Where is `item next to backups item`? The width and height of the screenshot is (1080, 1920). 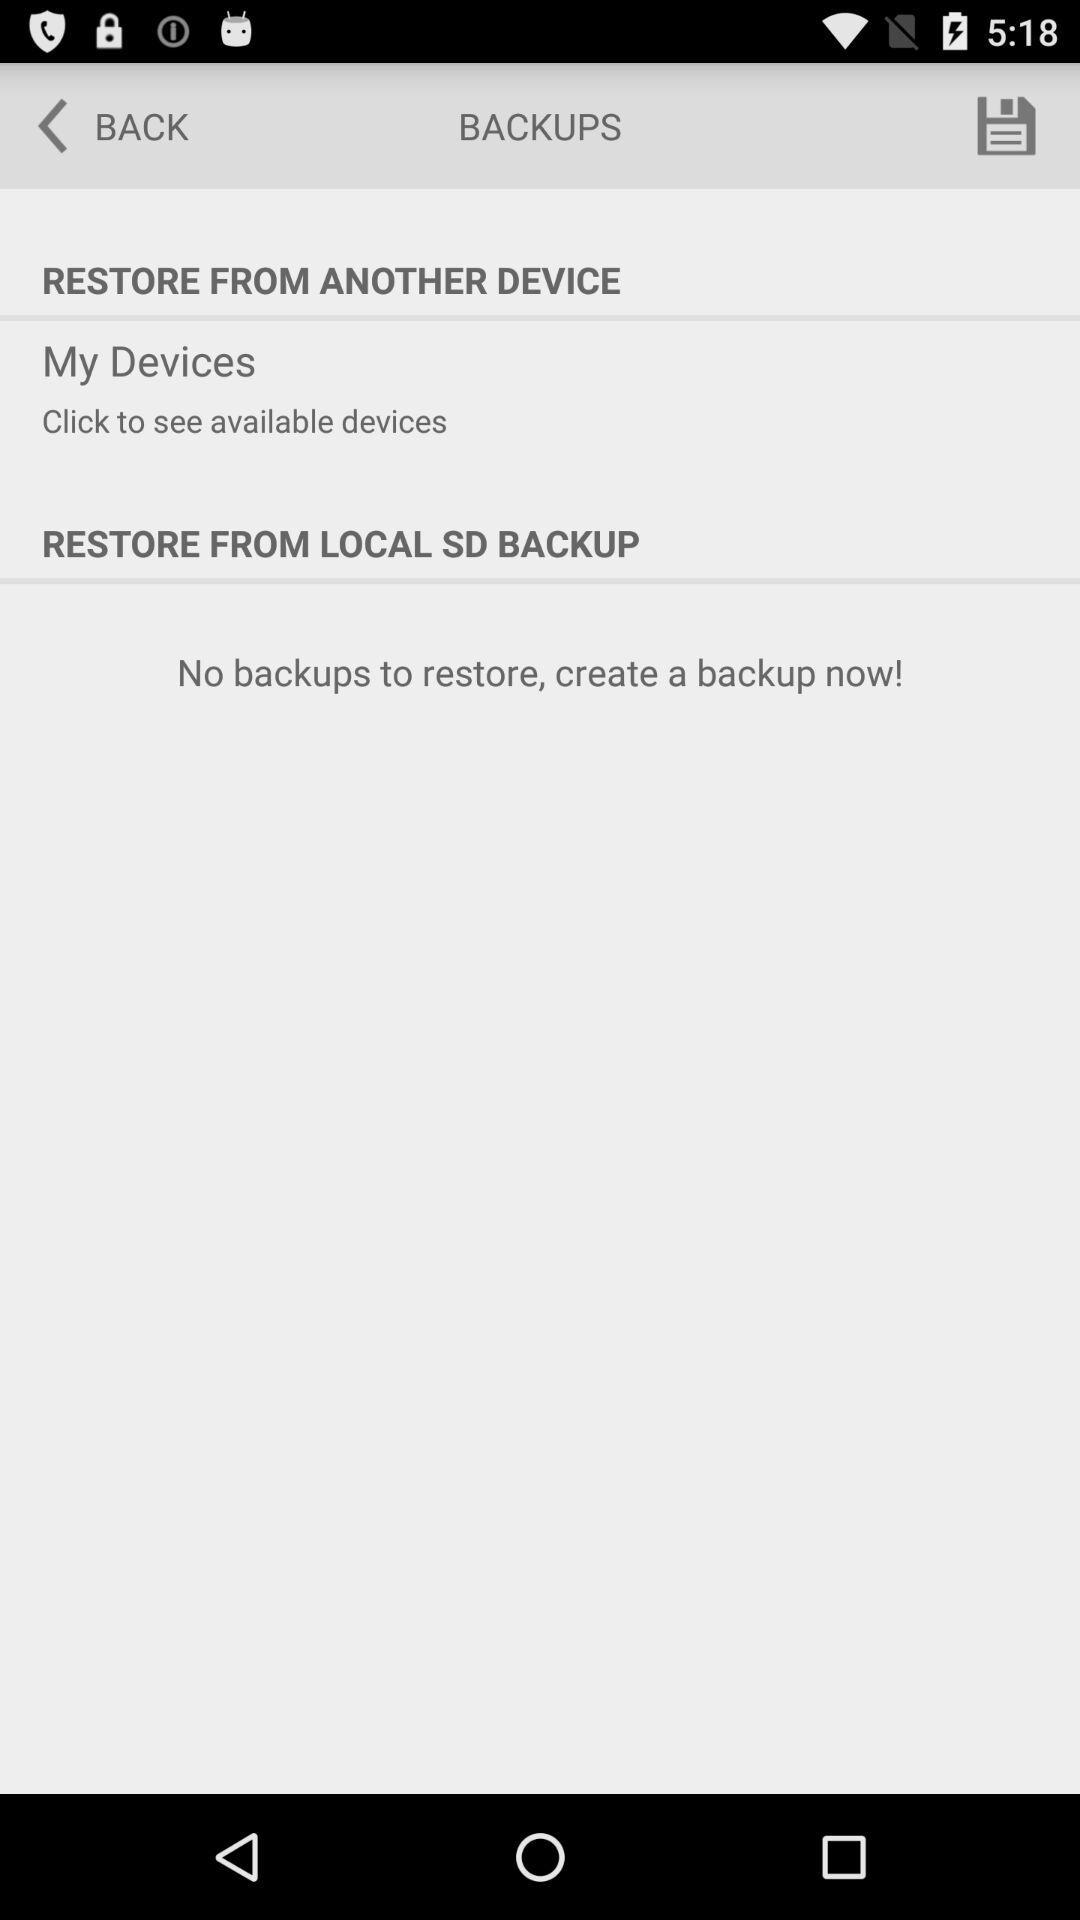 item next to backups item is located at coordinates (99, 124).